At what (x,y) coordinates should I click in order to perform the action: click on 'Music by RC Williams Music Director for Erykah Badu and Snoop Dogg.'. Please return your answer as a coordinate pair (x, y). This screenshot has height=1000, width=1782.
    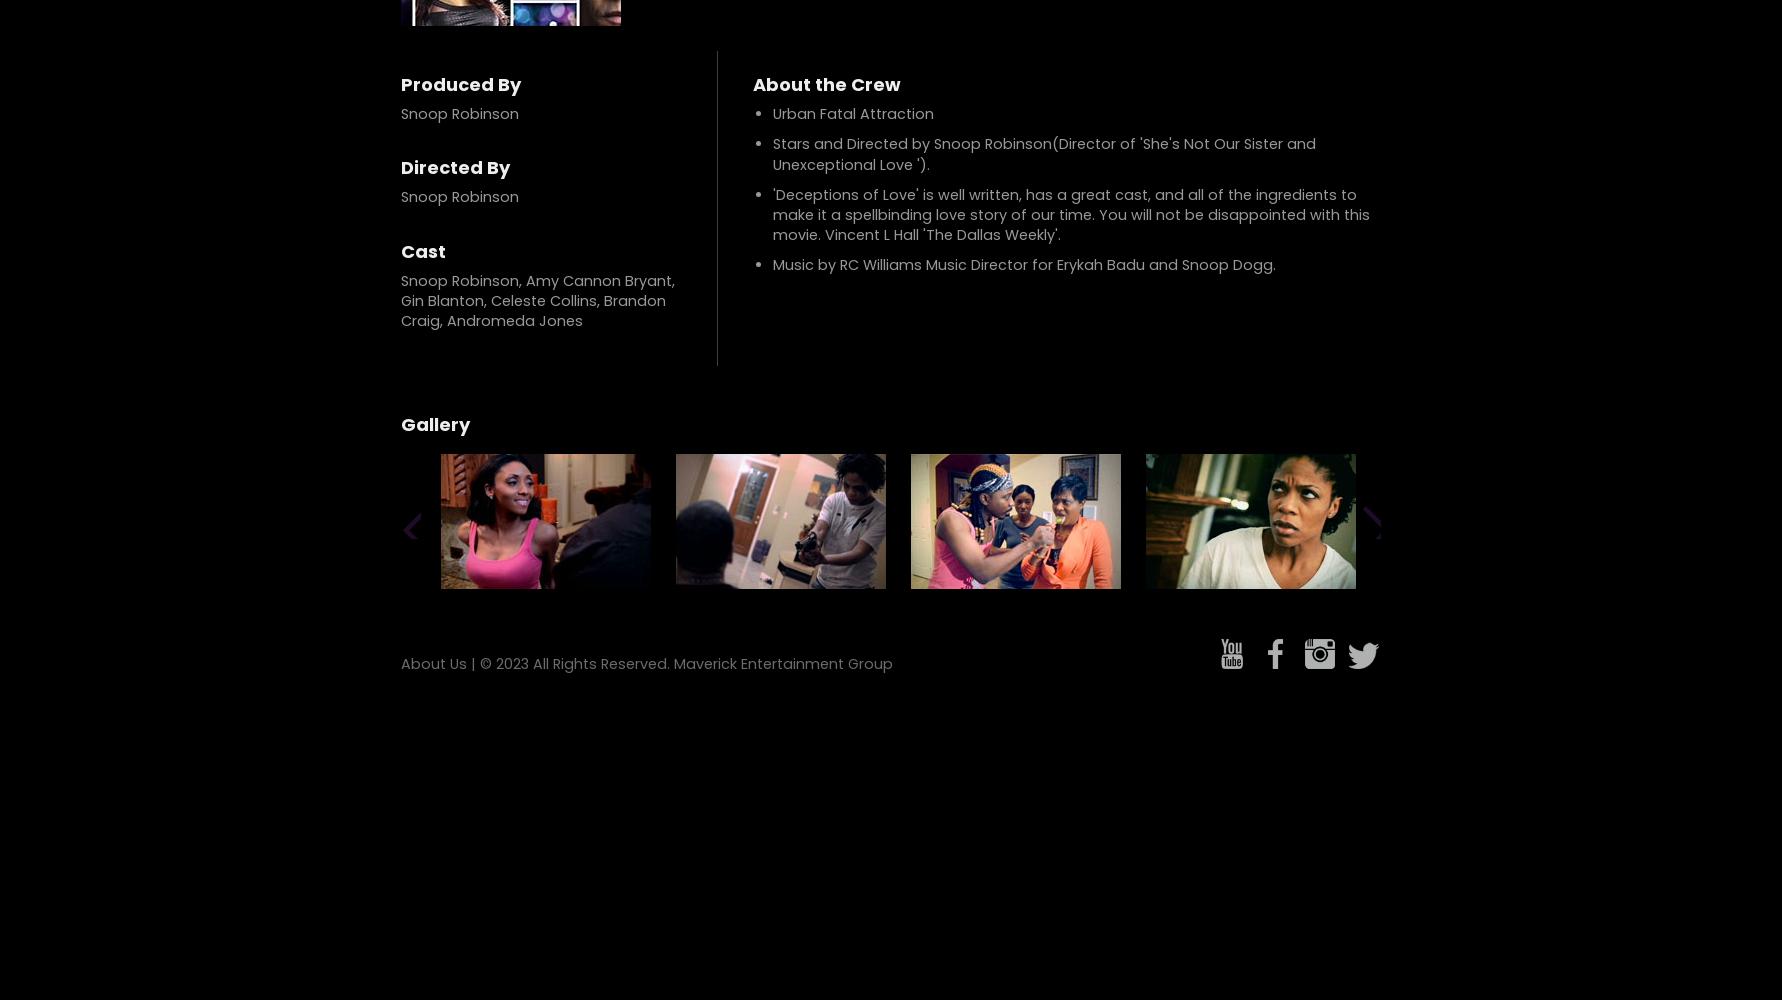
    Looking at the image, I should click on (773, 265).